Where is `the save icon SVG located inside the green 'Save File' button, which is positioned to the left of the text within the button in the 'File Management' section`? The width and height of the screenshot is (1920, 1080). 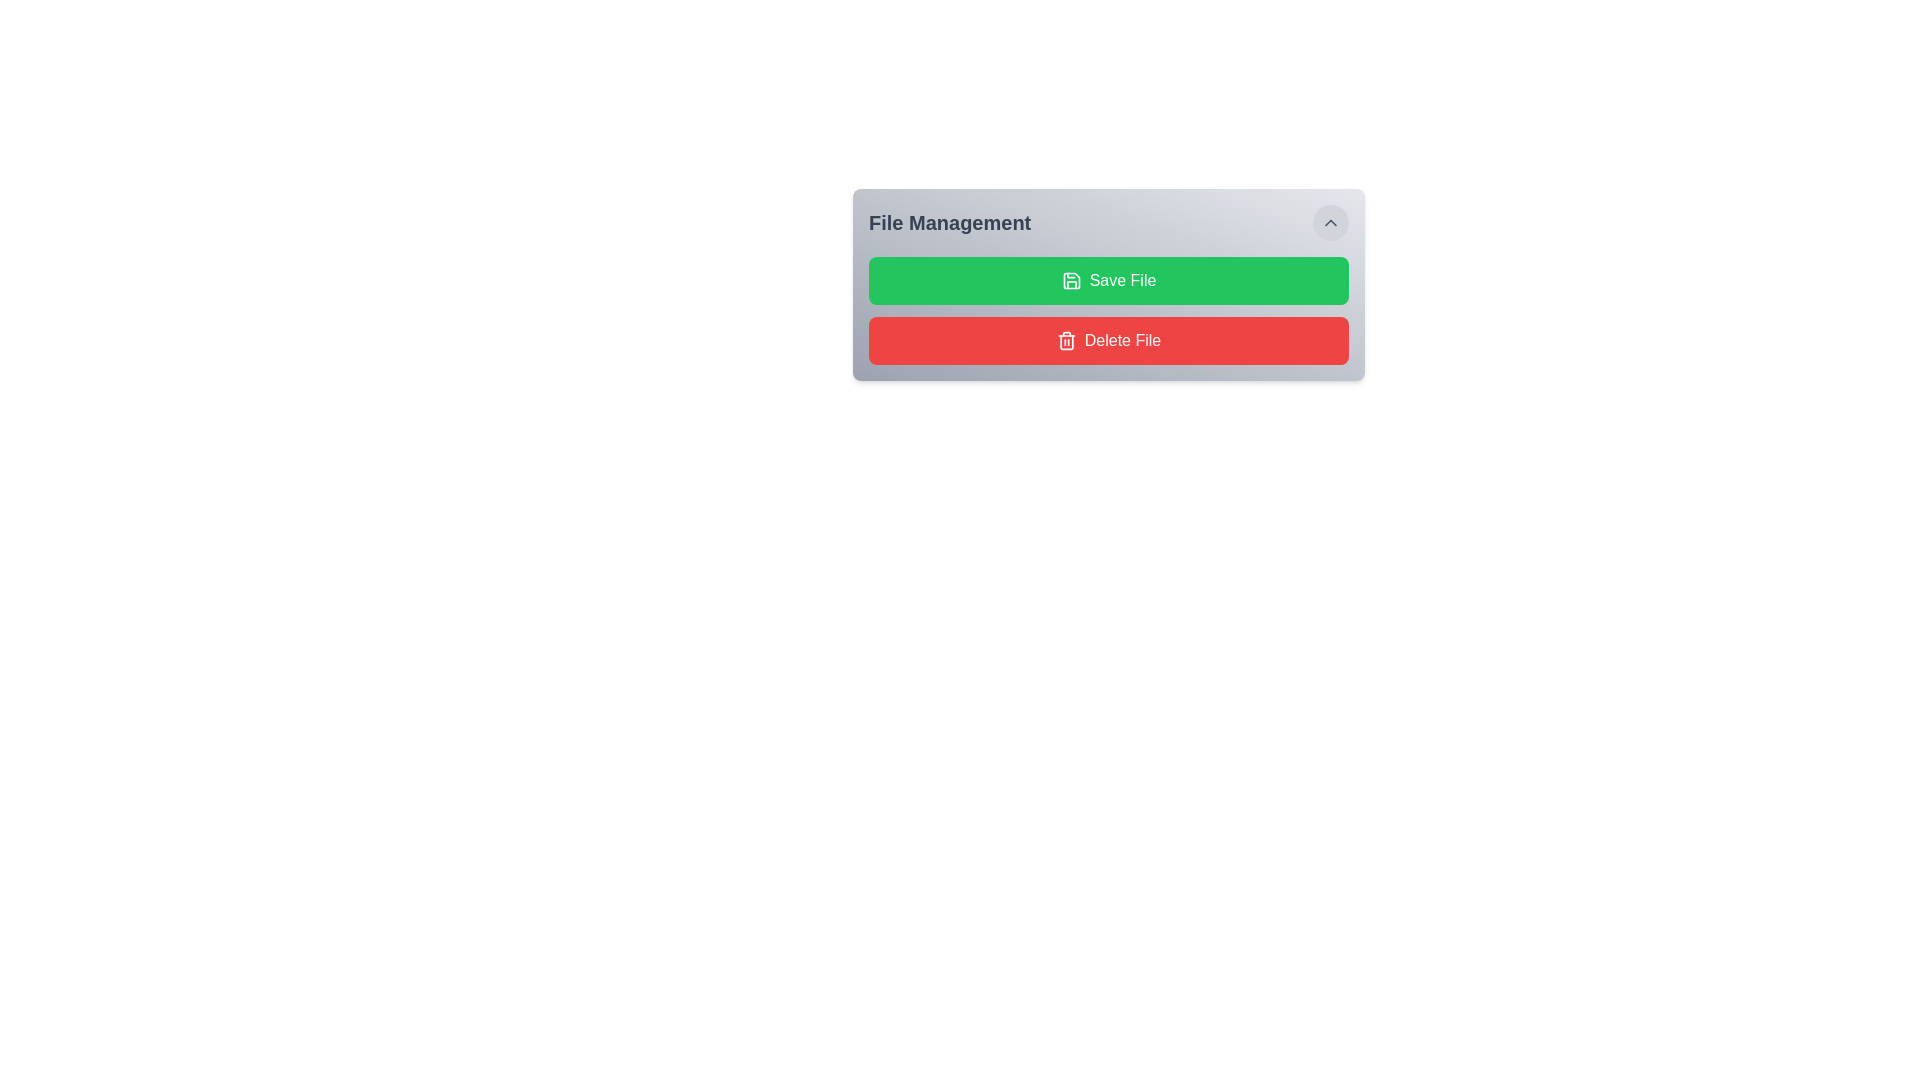
the save icon SVG located inside the green 'Save File' button, which is positioned to the left of the text within the button in the 'File Management' section is located at coordinates (1070, 281).